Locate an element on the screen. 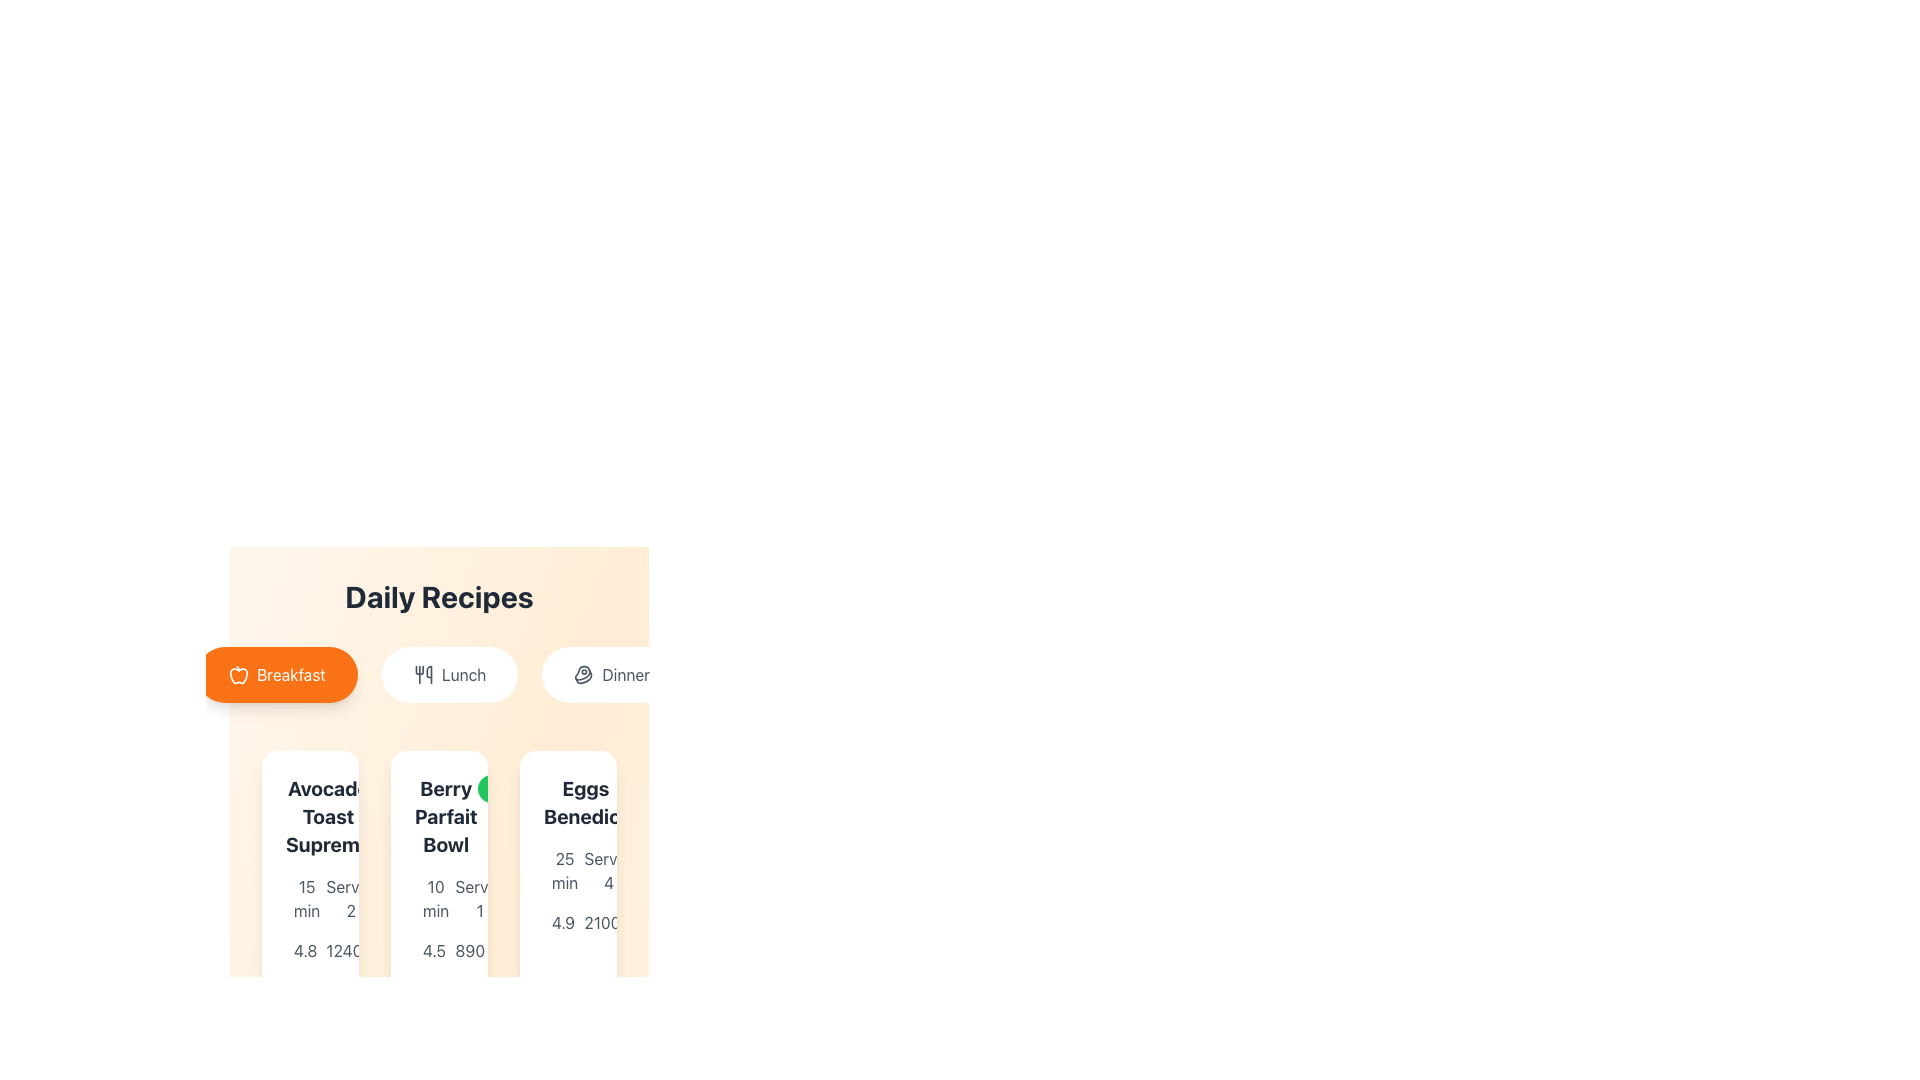  title text label of the recipe, which is located in the second column under the 'Daily Recipes' header, positioned to the left of the green 'Easy' tag is located at coordinates (445, 817).